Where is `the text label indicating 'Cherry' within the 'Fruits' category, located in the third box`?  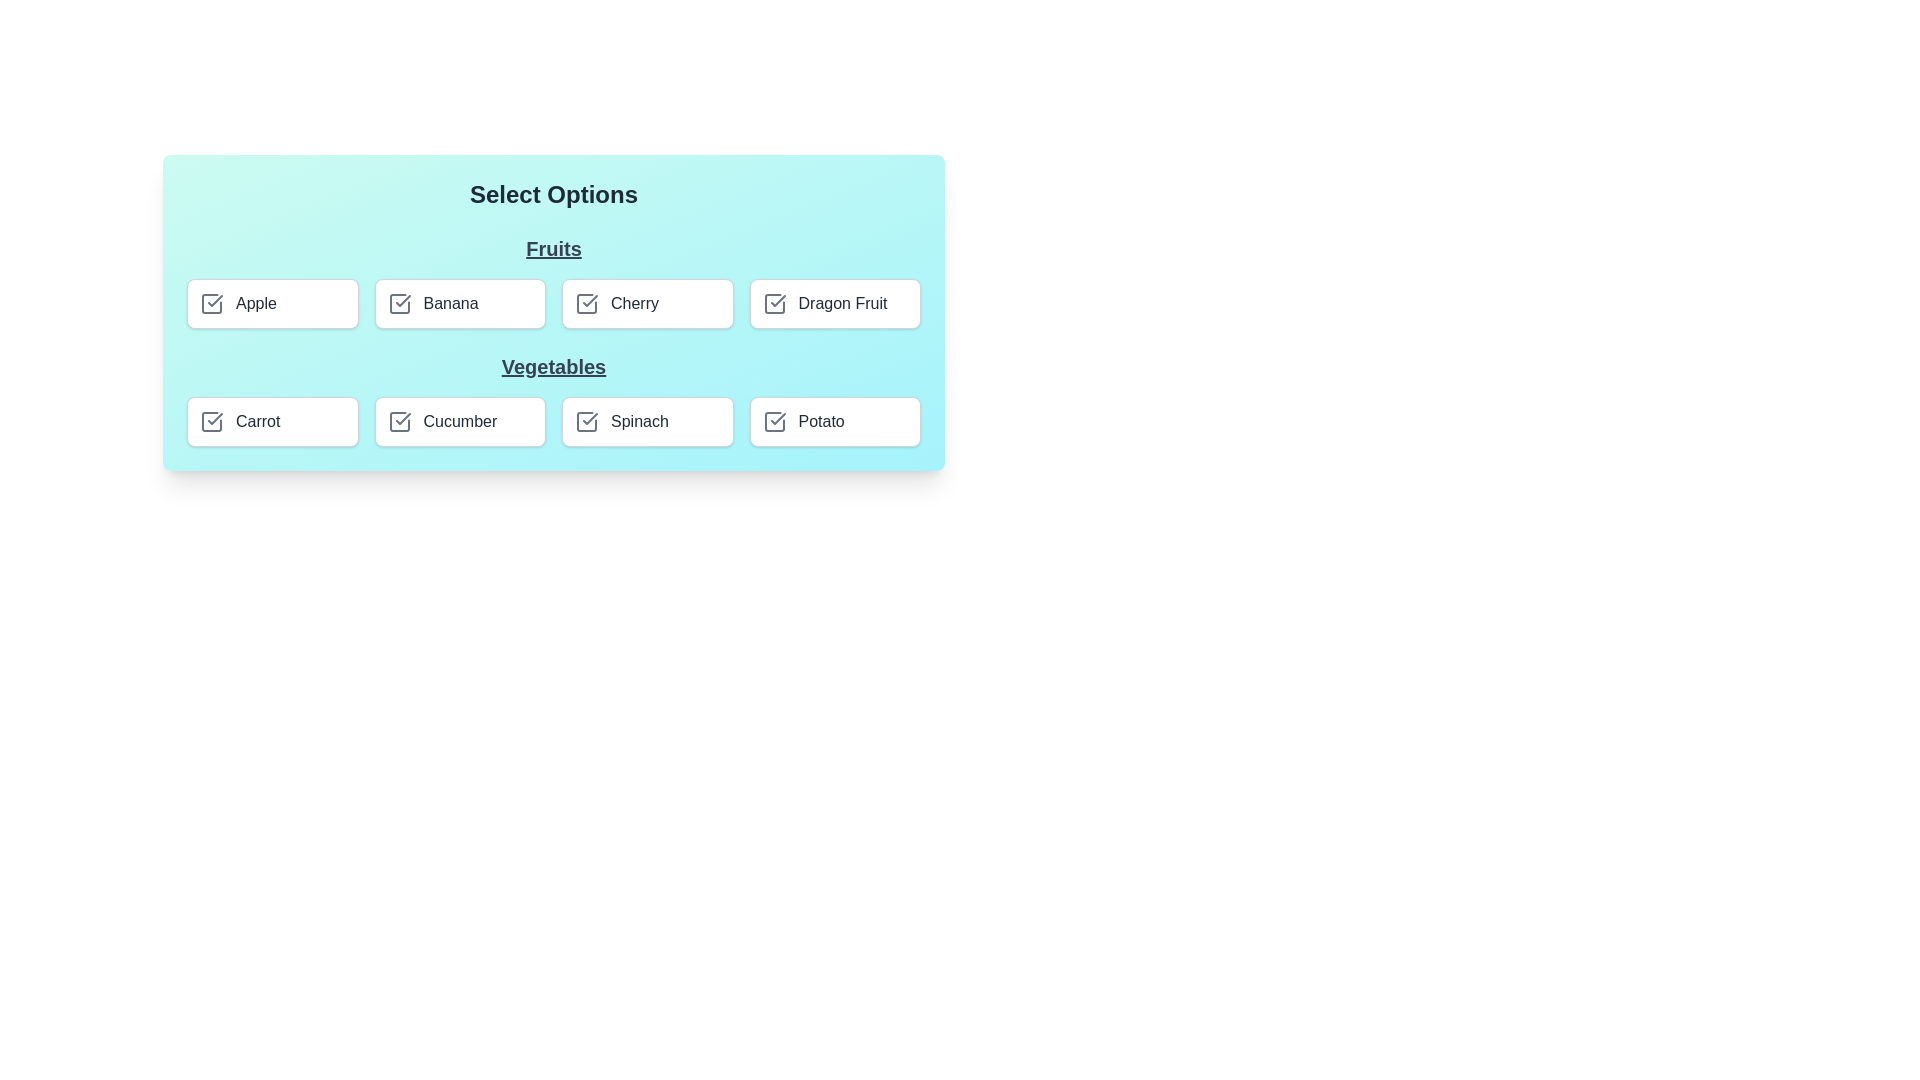 the text label indicating 'Cherry' within the 'Fruits' category, located in the third box is located at coordinates (633, 304).